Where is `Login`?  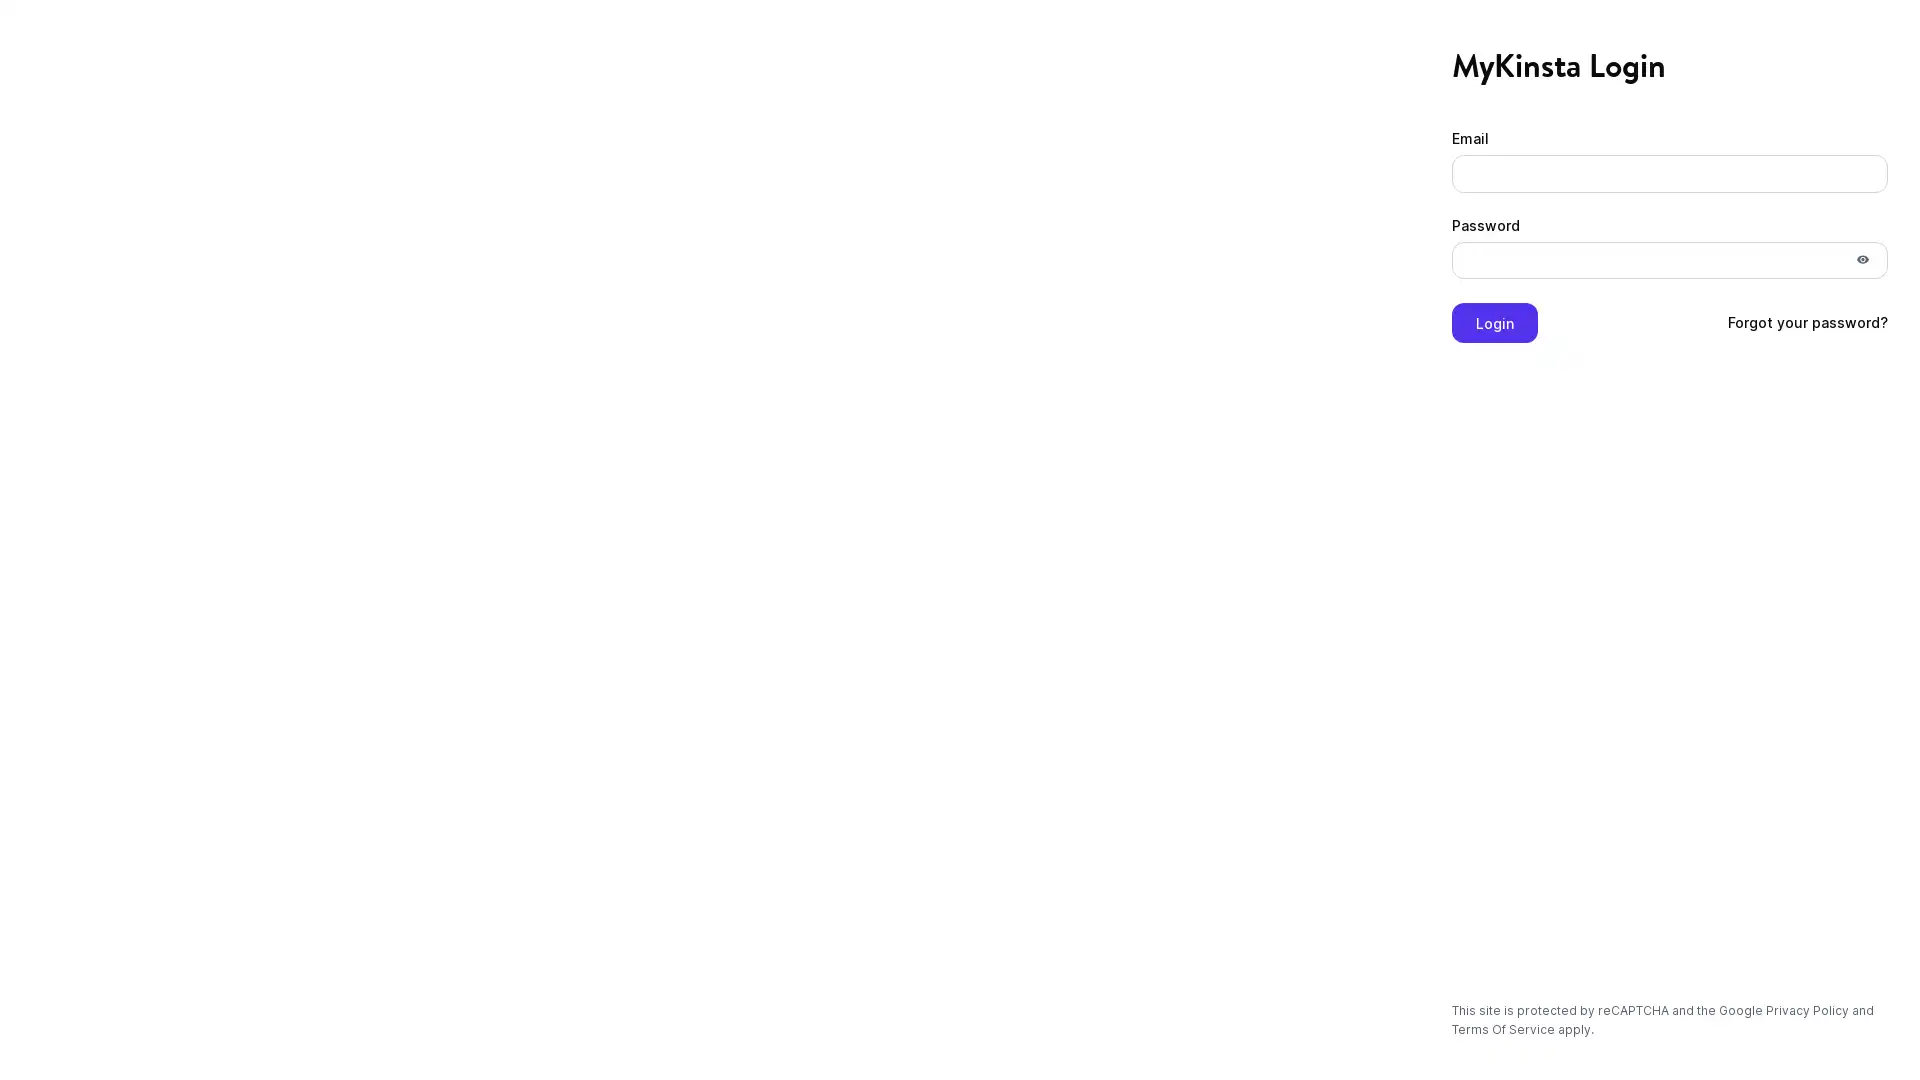 Login is located at coordinates (1494, 326).